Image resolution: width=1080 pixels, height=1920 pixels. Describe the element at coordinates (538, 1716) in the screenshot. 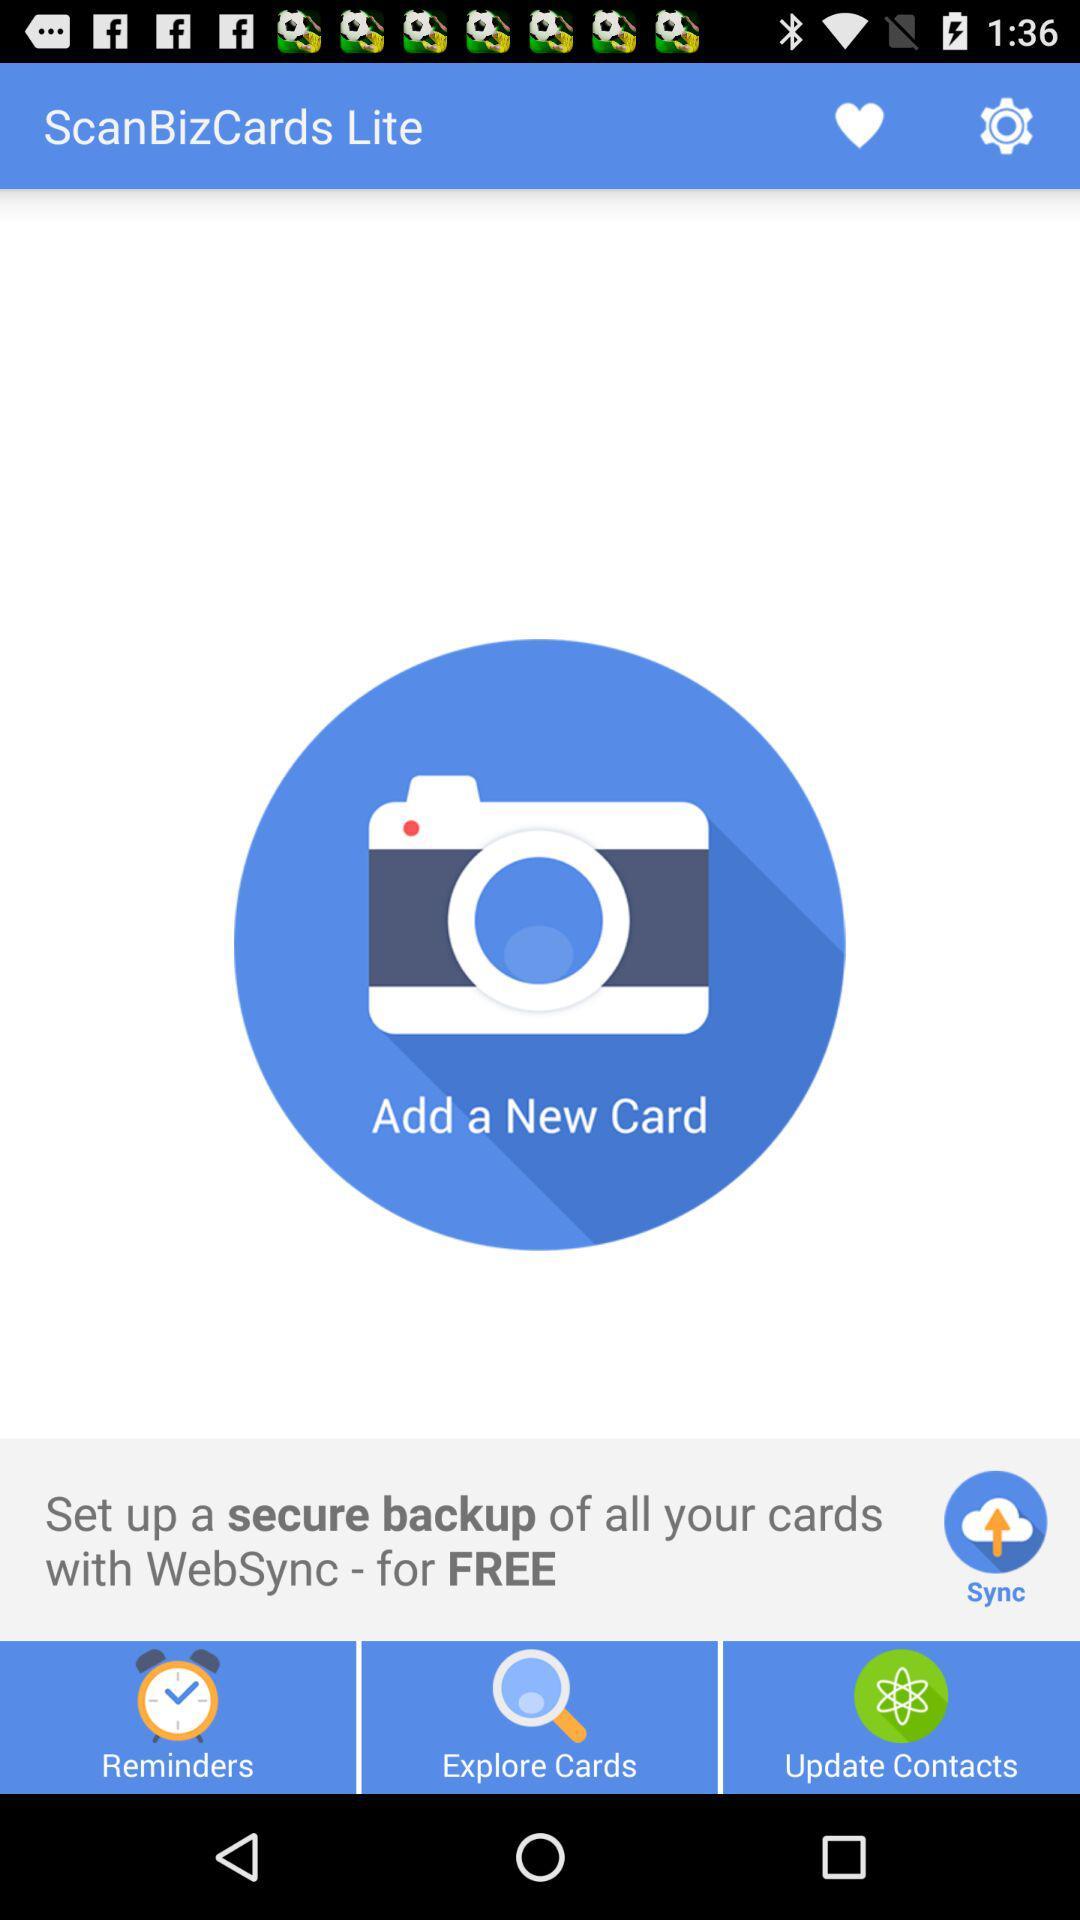

I see `the item next to update contacts` at that location.